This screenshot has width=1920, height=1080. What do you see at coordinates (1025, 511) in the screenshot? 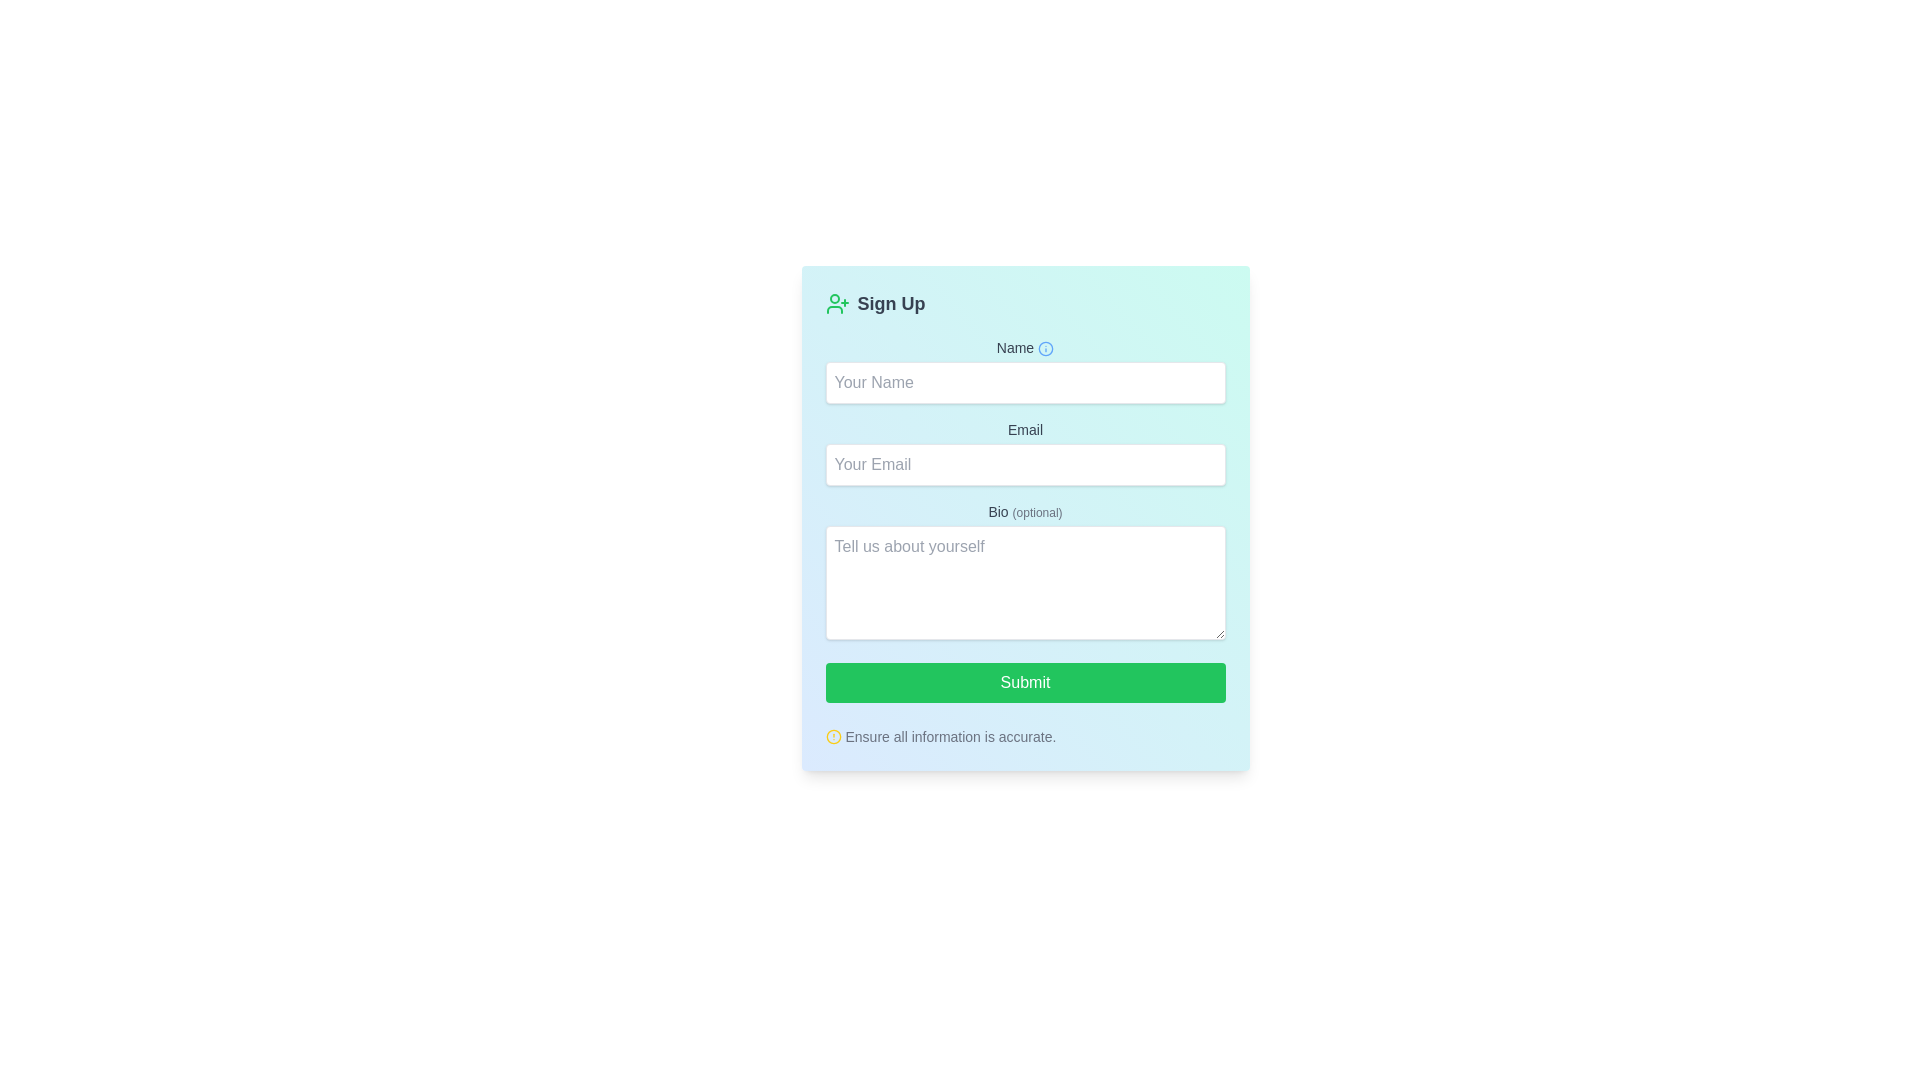
I see `the 'Bio' label that indicates the optional nature of the 'Bio' input field` at bounding box center [1025, 511].